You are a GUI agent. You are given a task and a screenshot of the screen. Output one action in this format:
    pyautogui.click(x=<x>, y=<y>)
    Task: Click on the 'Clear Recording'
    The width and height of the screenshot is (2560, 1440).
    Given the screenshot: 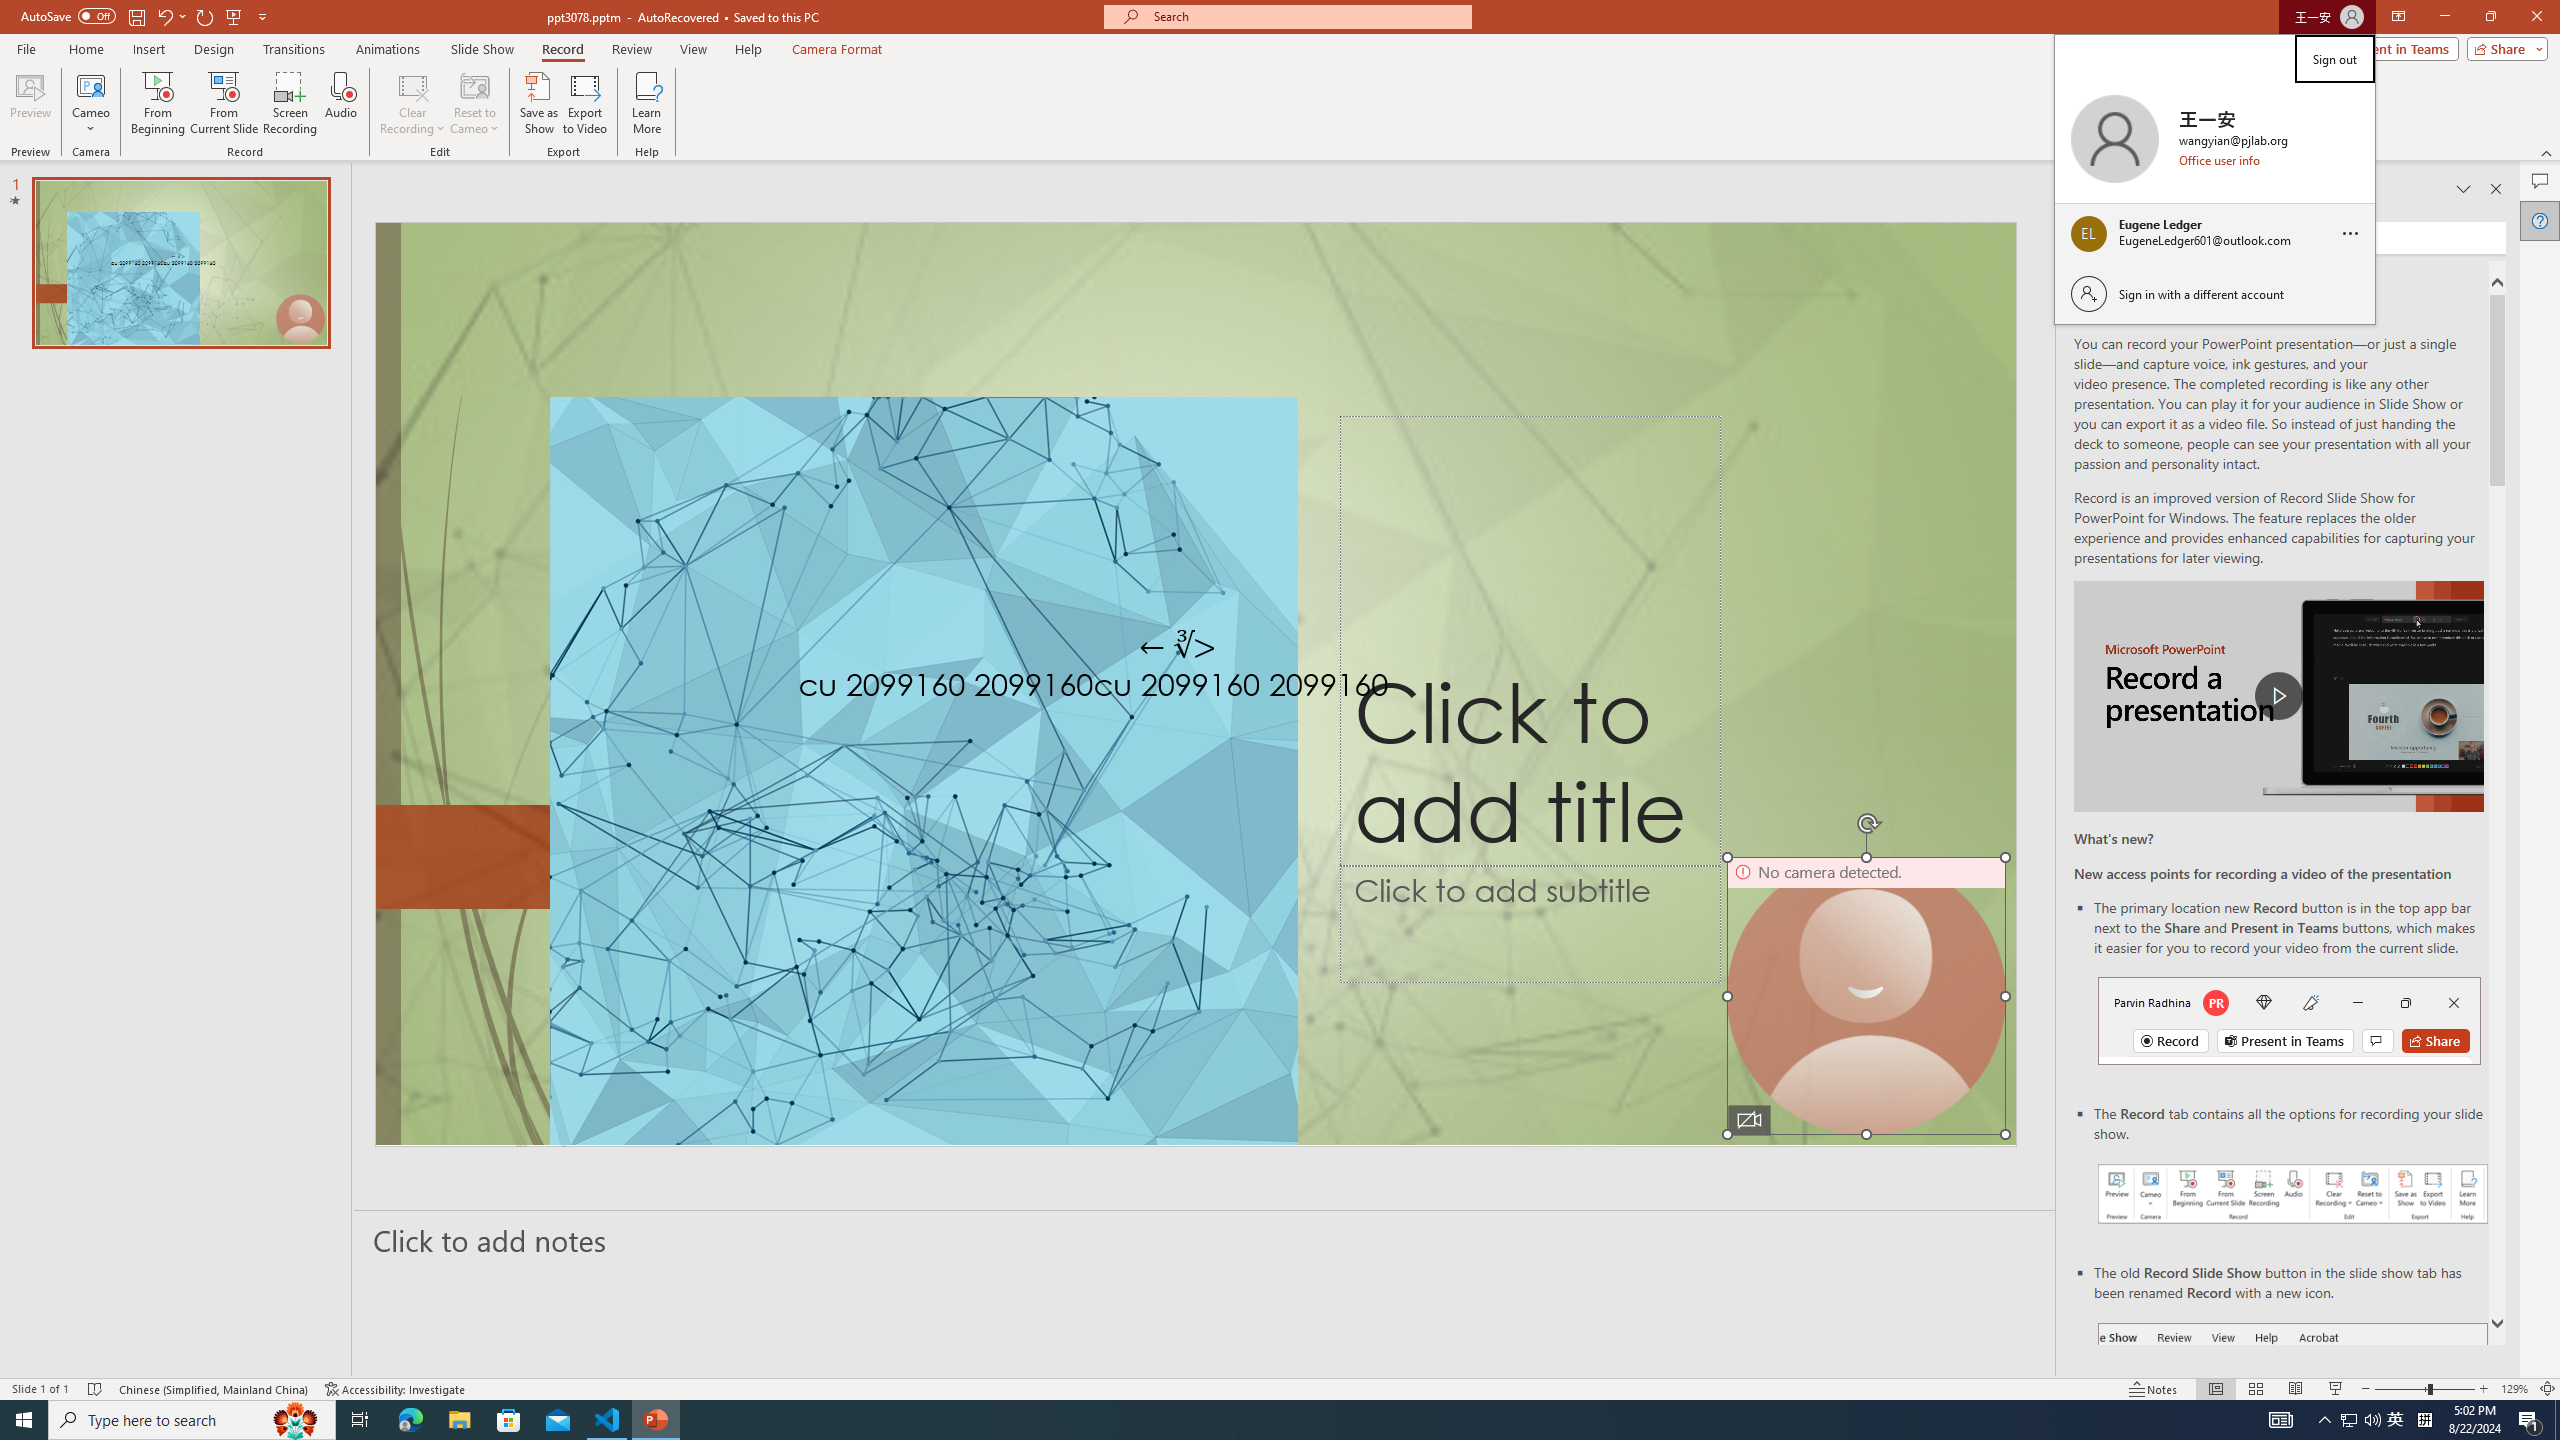 What is the action you would take?
    pyautogui.click(x=412, y=103)
    